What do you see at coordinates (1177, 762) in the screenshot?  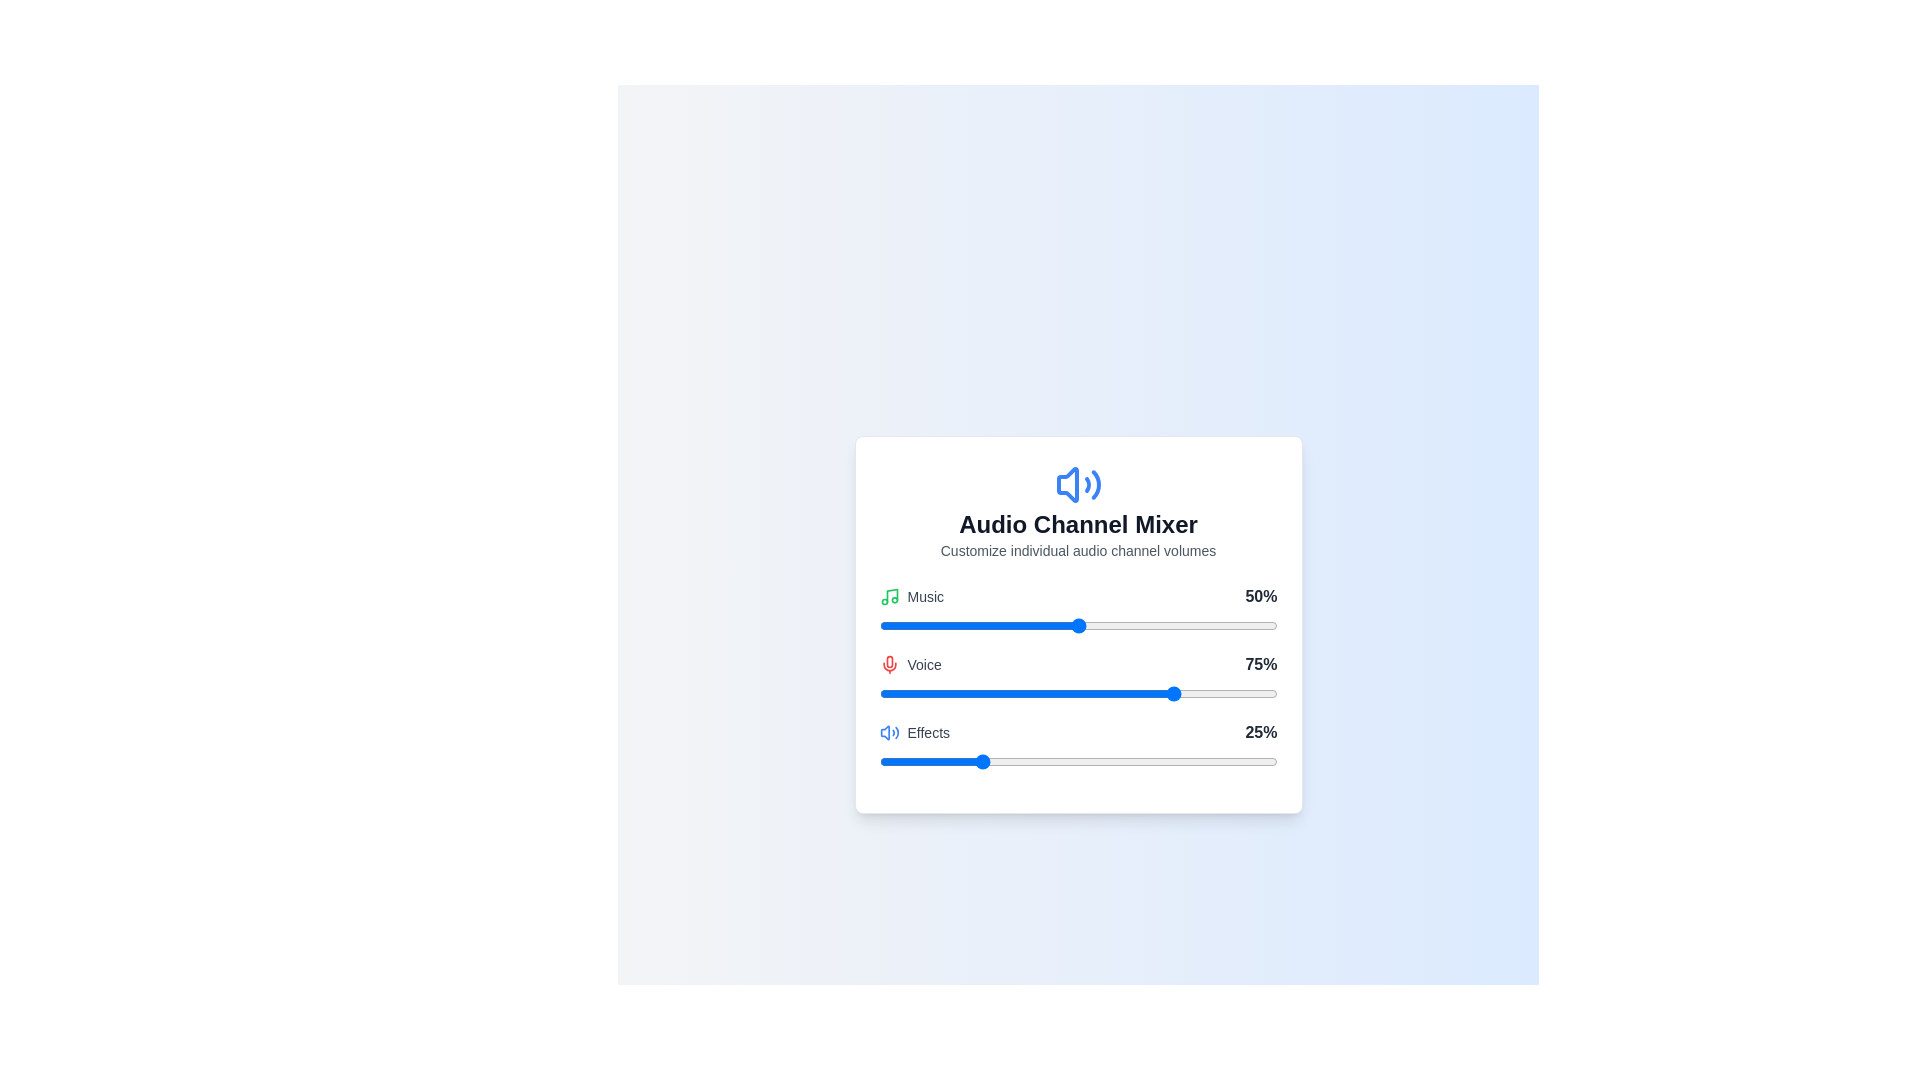 I see `the 'Effects' volume slider` at bounding box center [1177, 762].